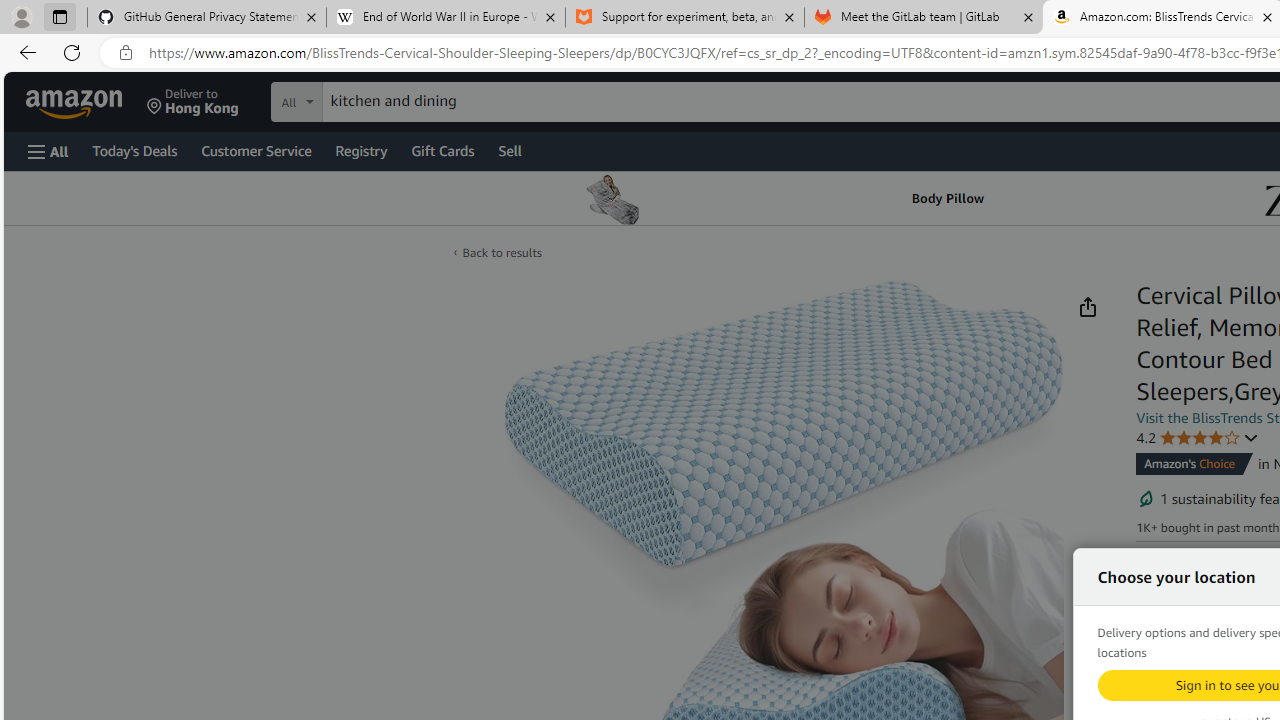 This screenshot has height=720, width=1280. Describe the element at coordinates (133, 149) in the screenshot. I see `'Today'` at that location.